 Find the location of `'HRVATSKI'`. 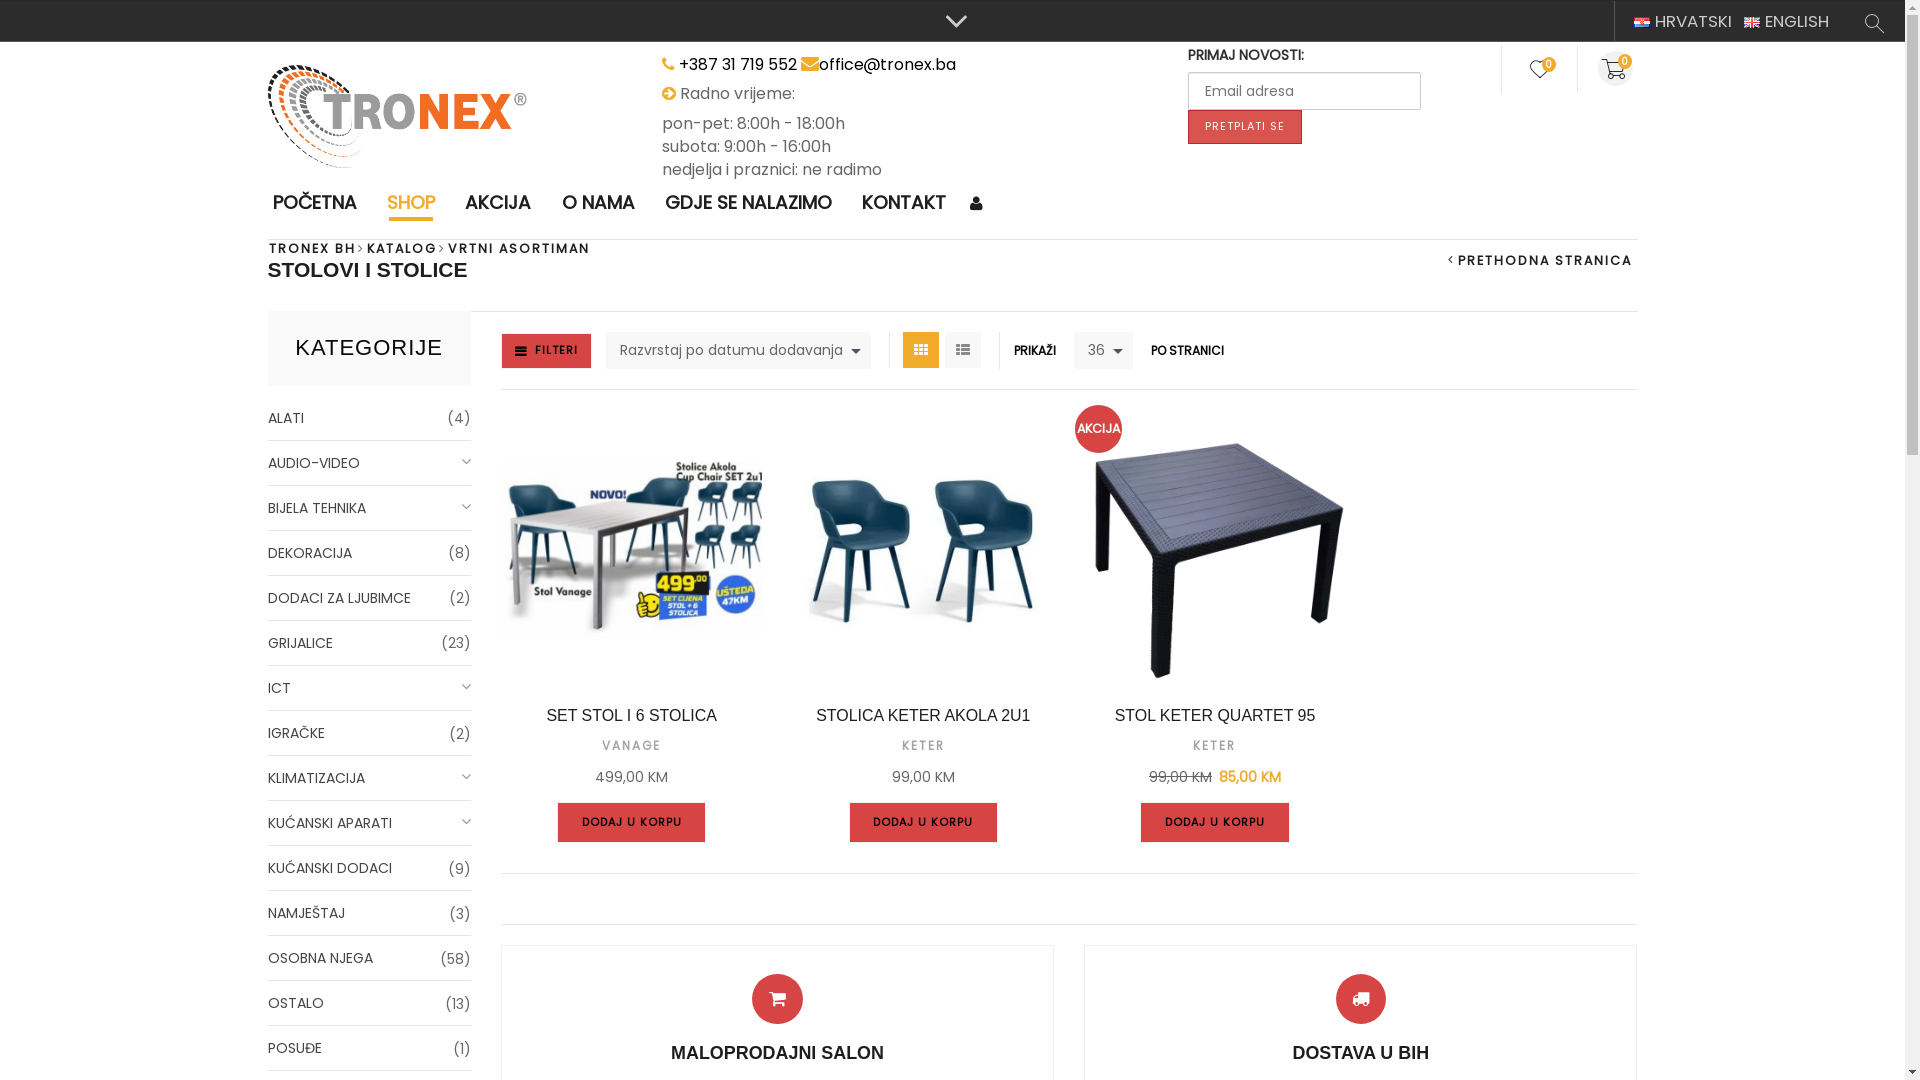

'HRVATSKI' is located at coordinates (1682, 20).